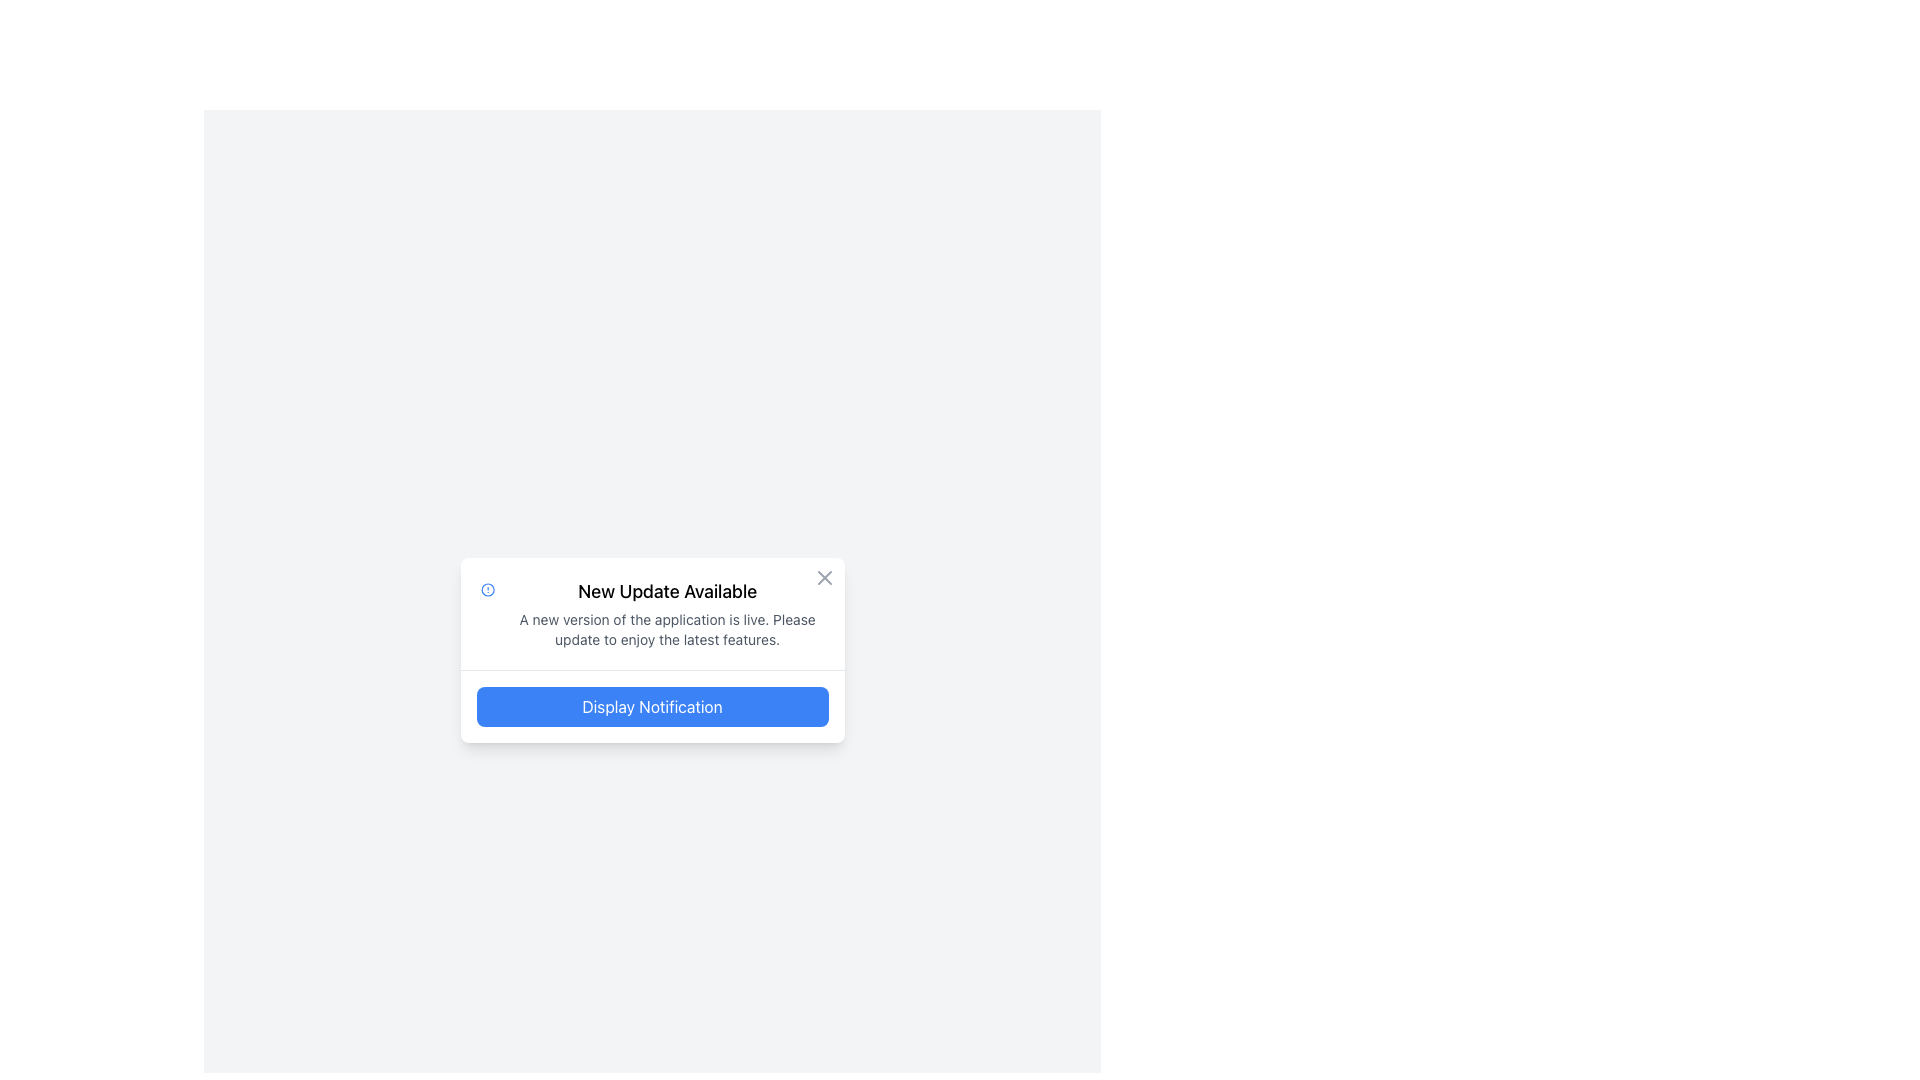 The width and height of the screenshot is (1920, 1080). What do you see at coordinates (824, 577) in the screenshot?
I see `the close button in the top-right corner of the 'New Update Available' notification box to change its appearance` at bounding box center [824, 577].